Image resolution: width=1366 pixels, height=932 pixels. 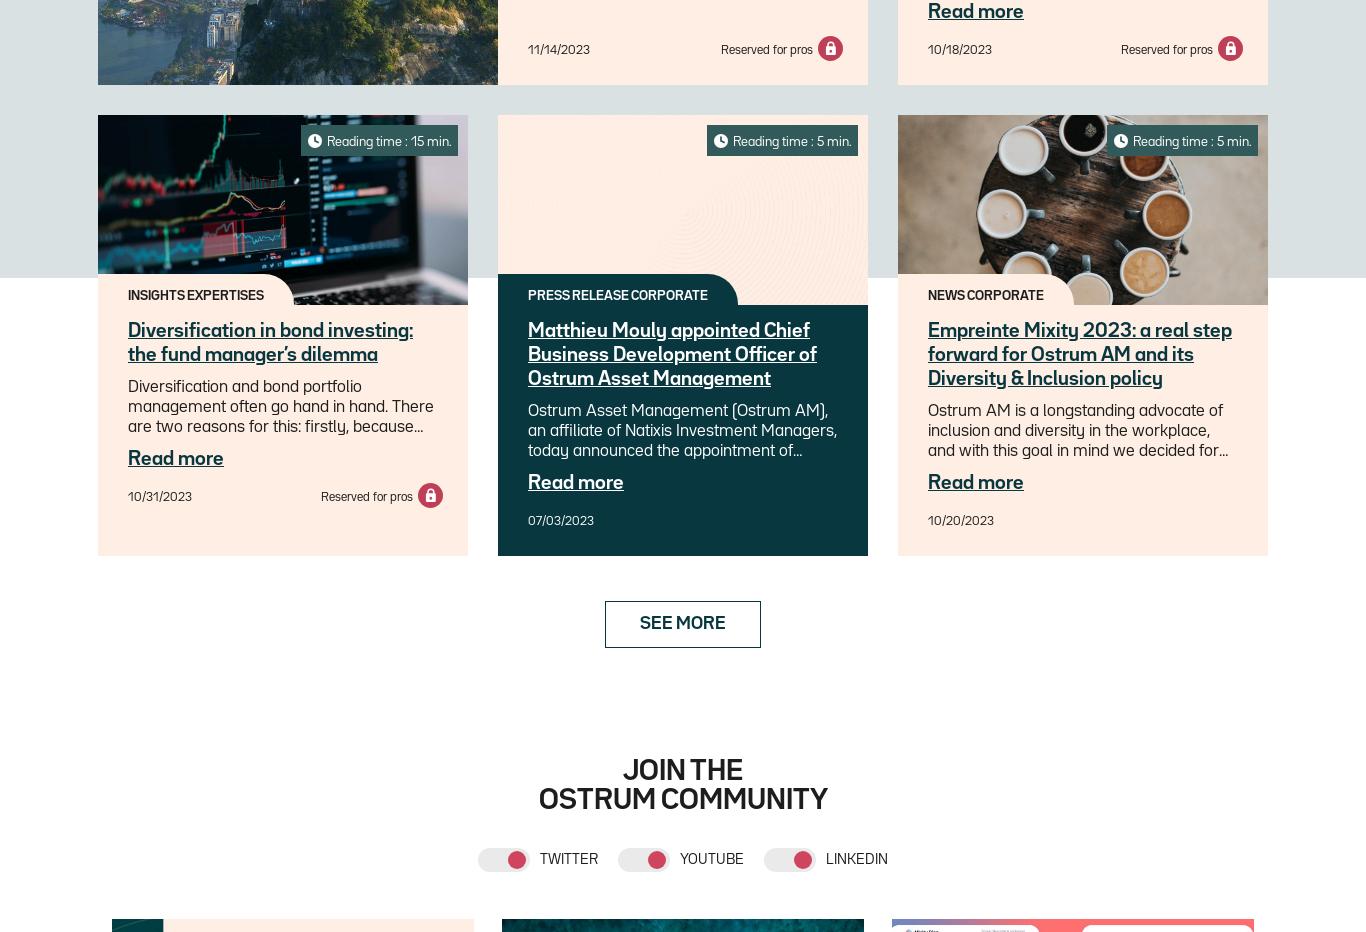 I want to click on 'INSIGHTS
													EXPERTISES', so click(x=195, y=296).